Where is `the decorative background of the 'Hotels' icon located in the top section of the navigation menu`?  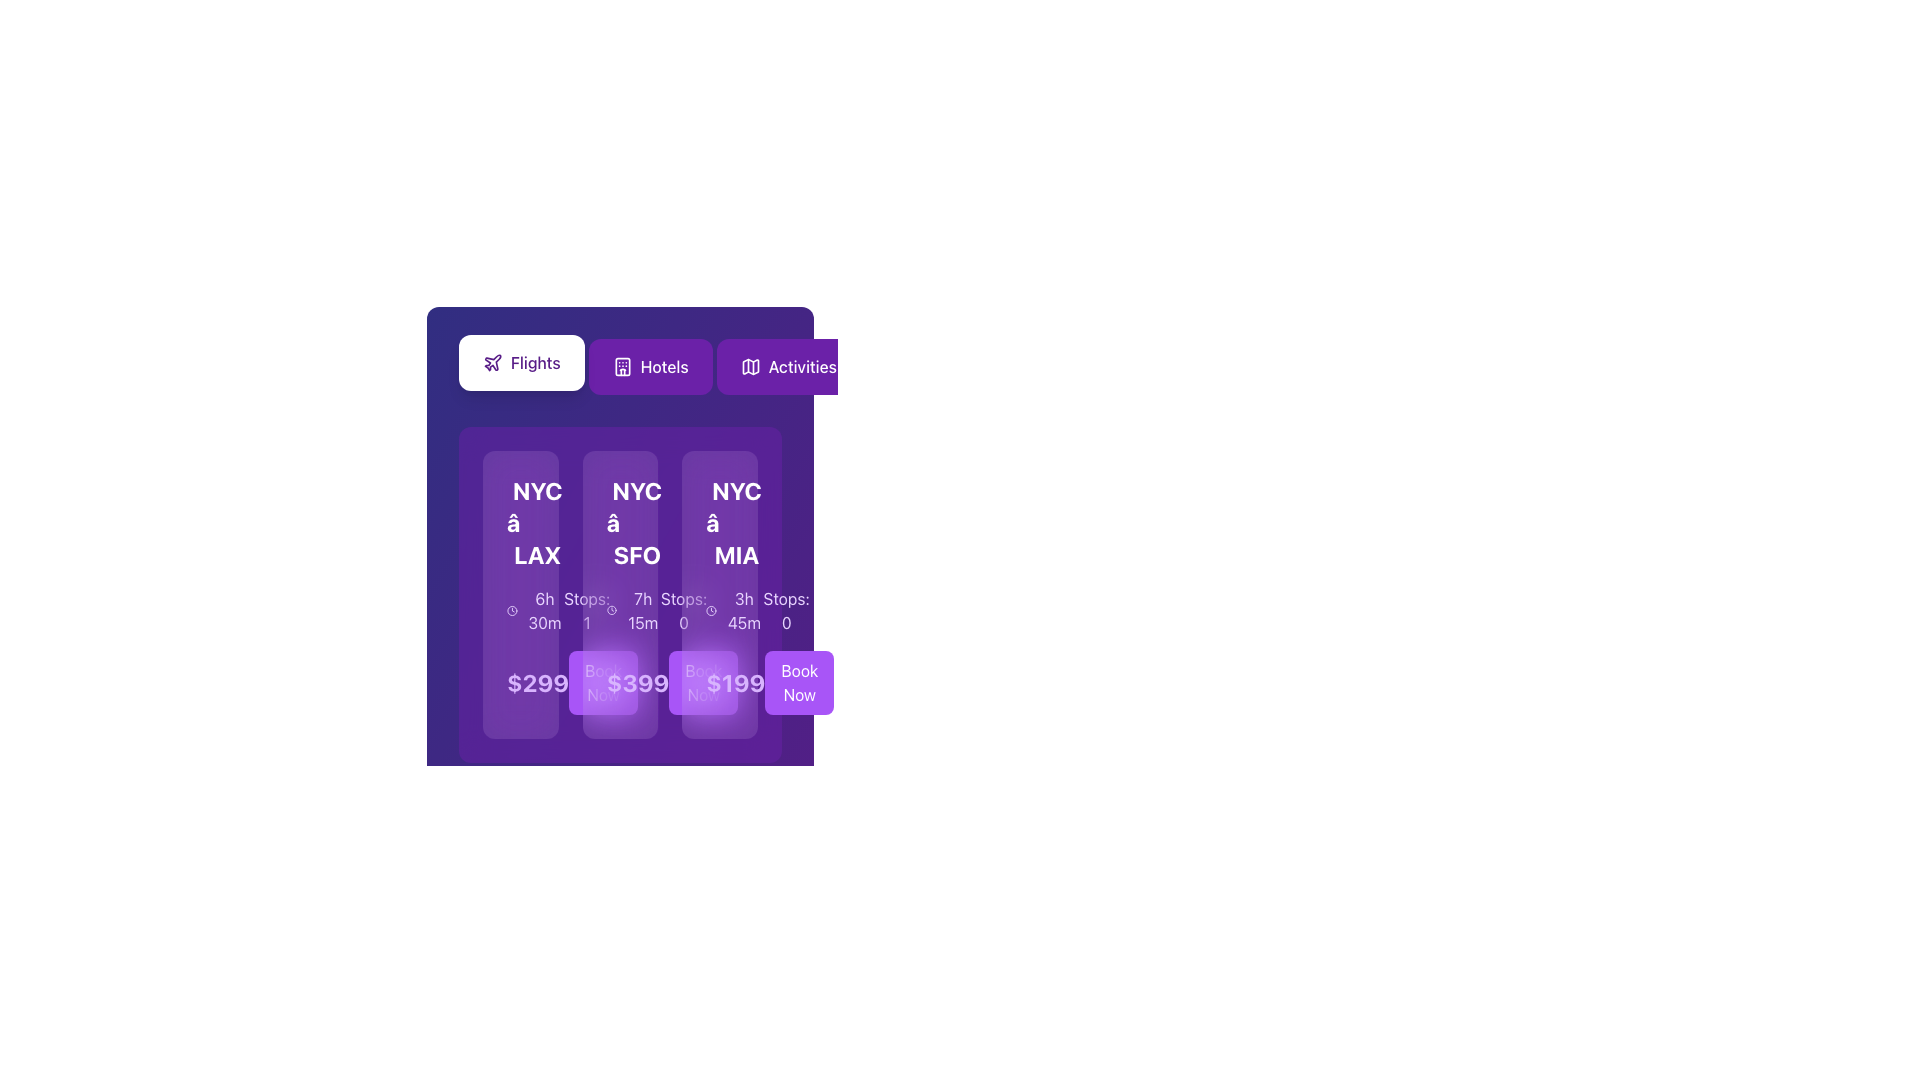 the decorative background of the 'Hotels' icon located in the top section of the navigation menu is located at coordinates (621, 366).